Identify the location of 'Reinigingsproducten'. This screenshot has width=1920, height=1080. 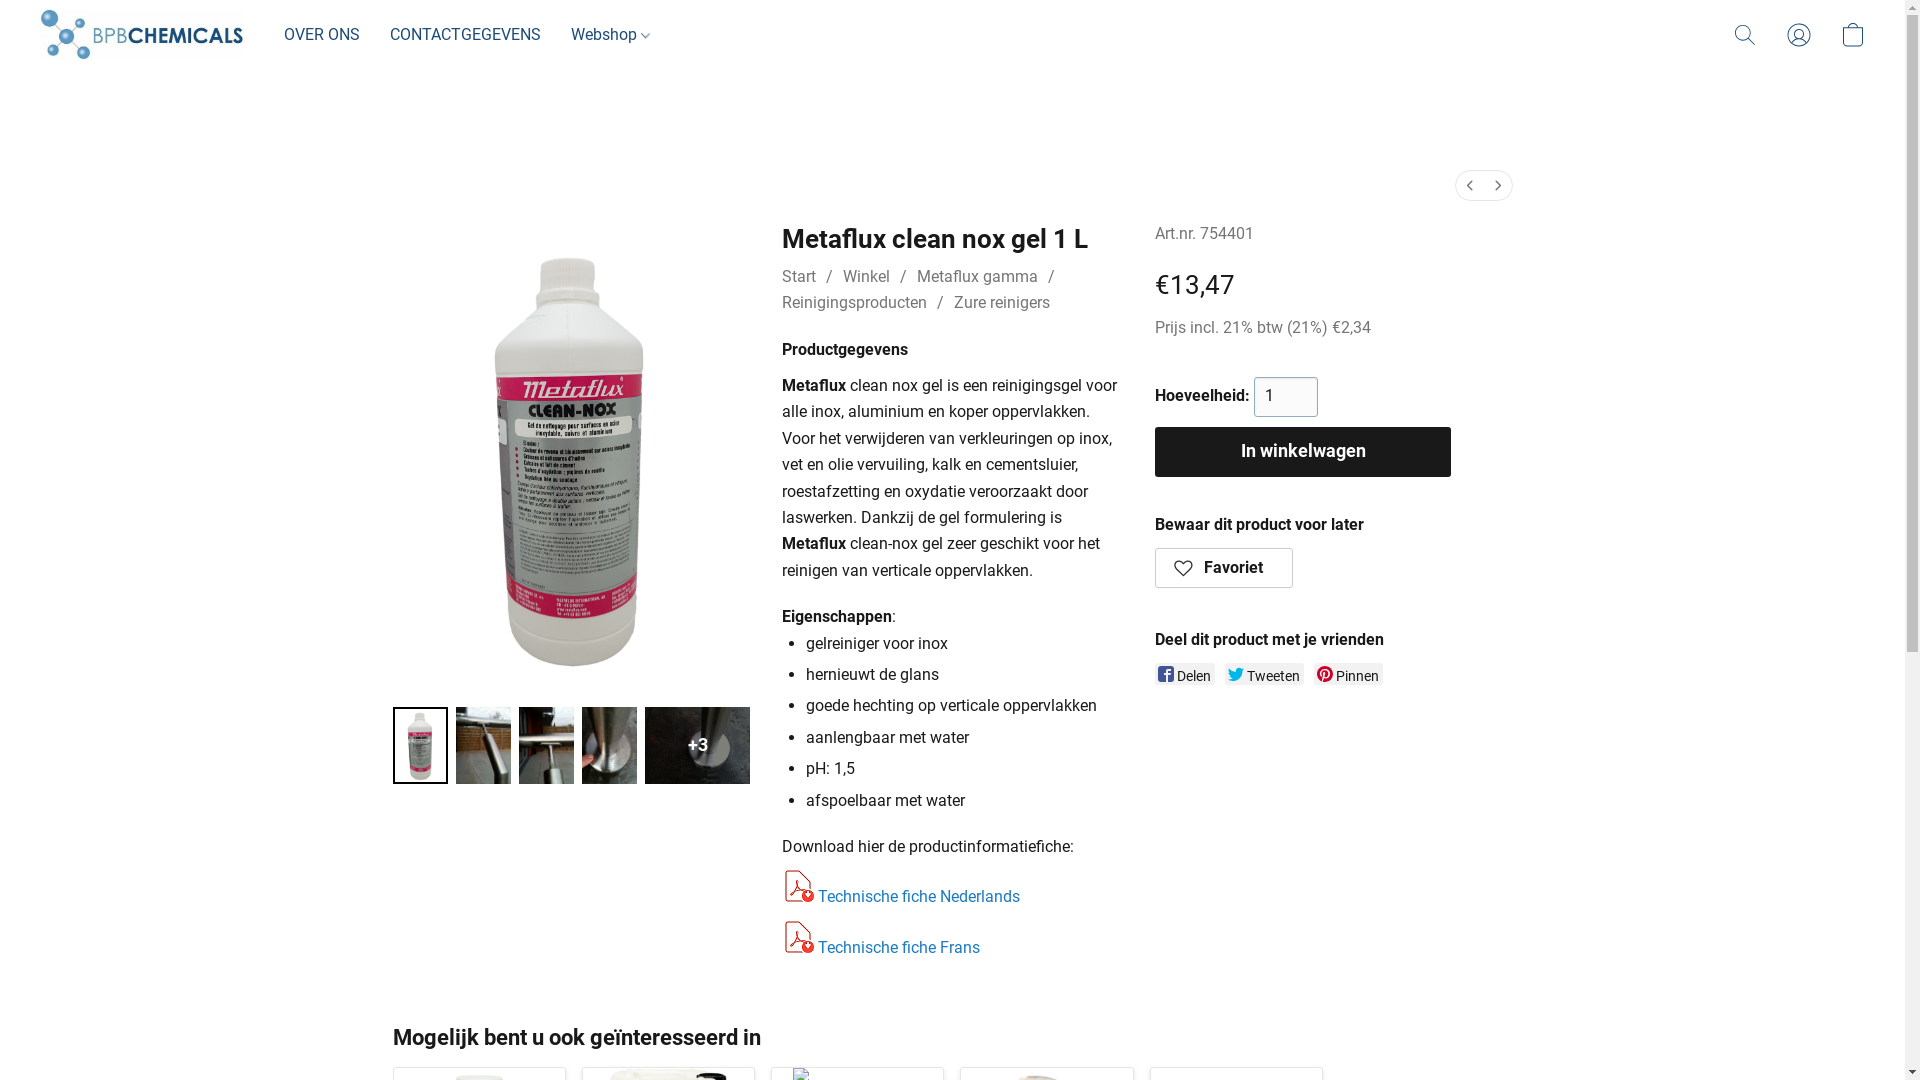
(922, 315).